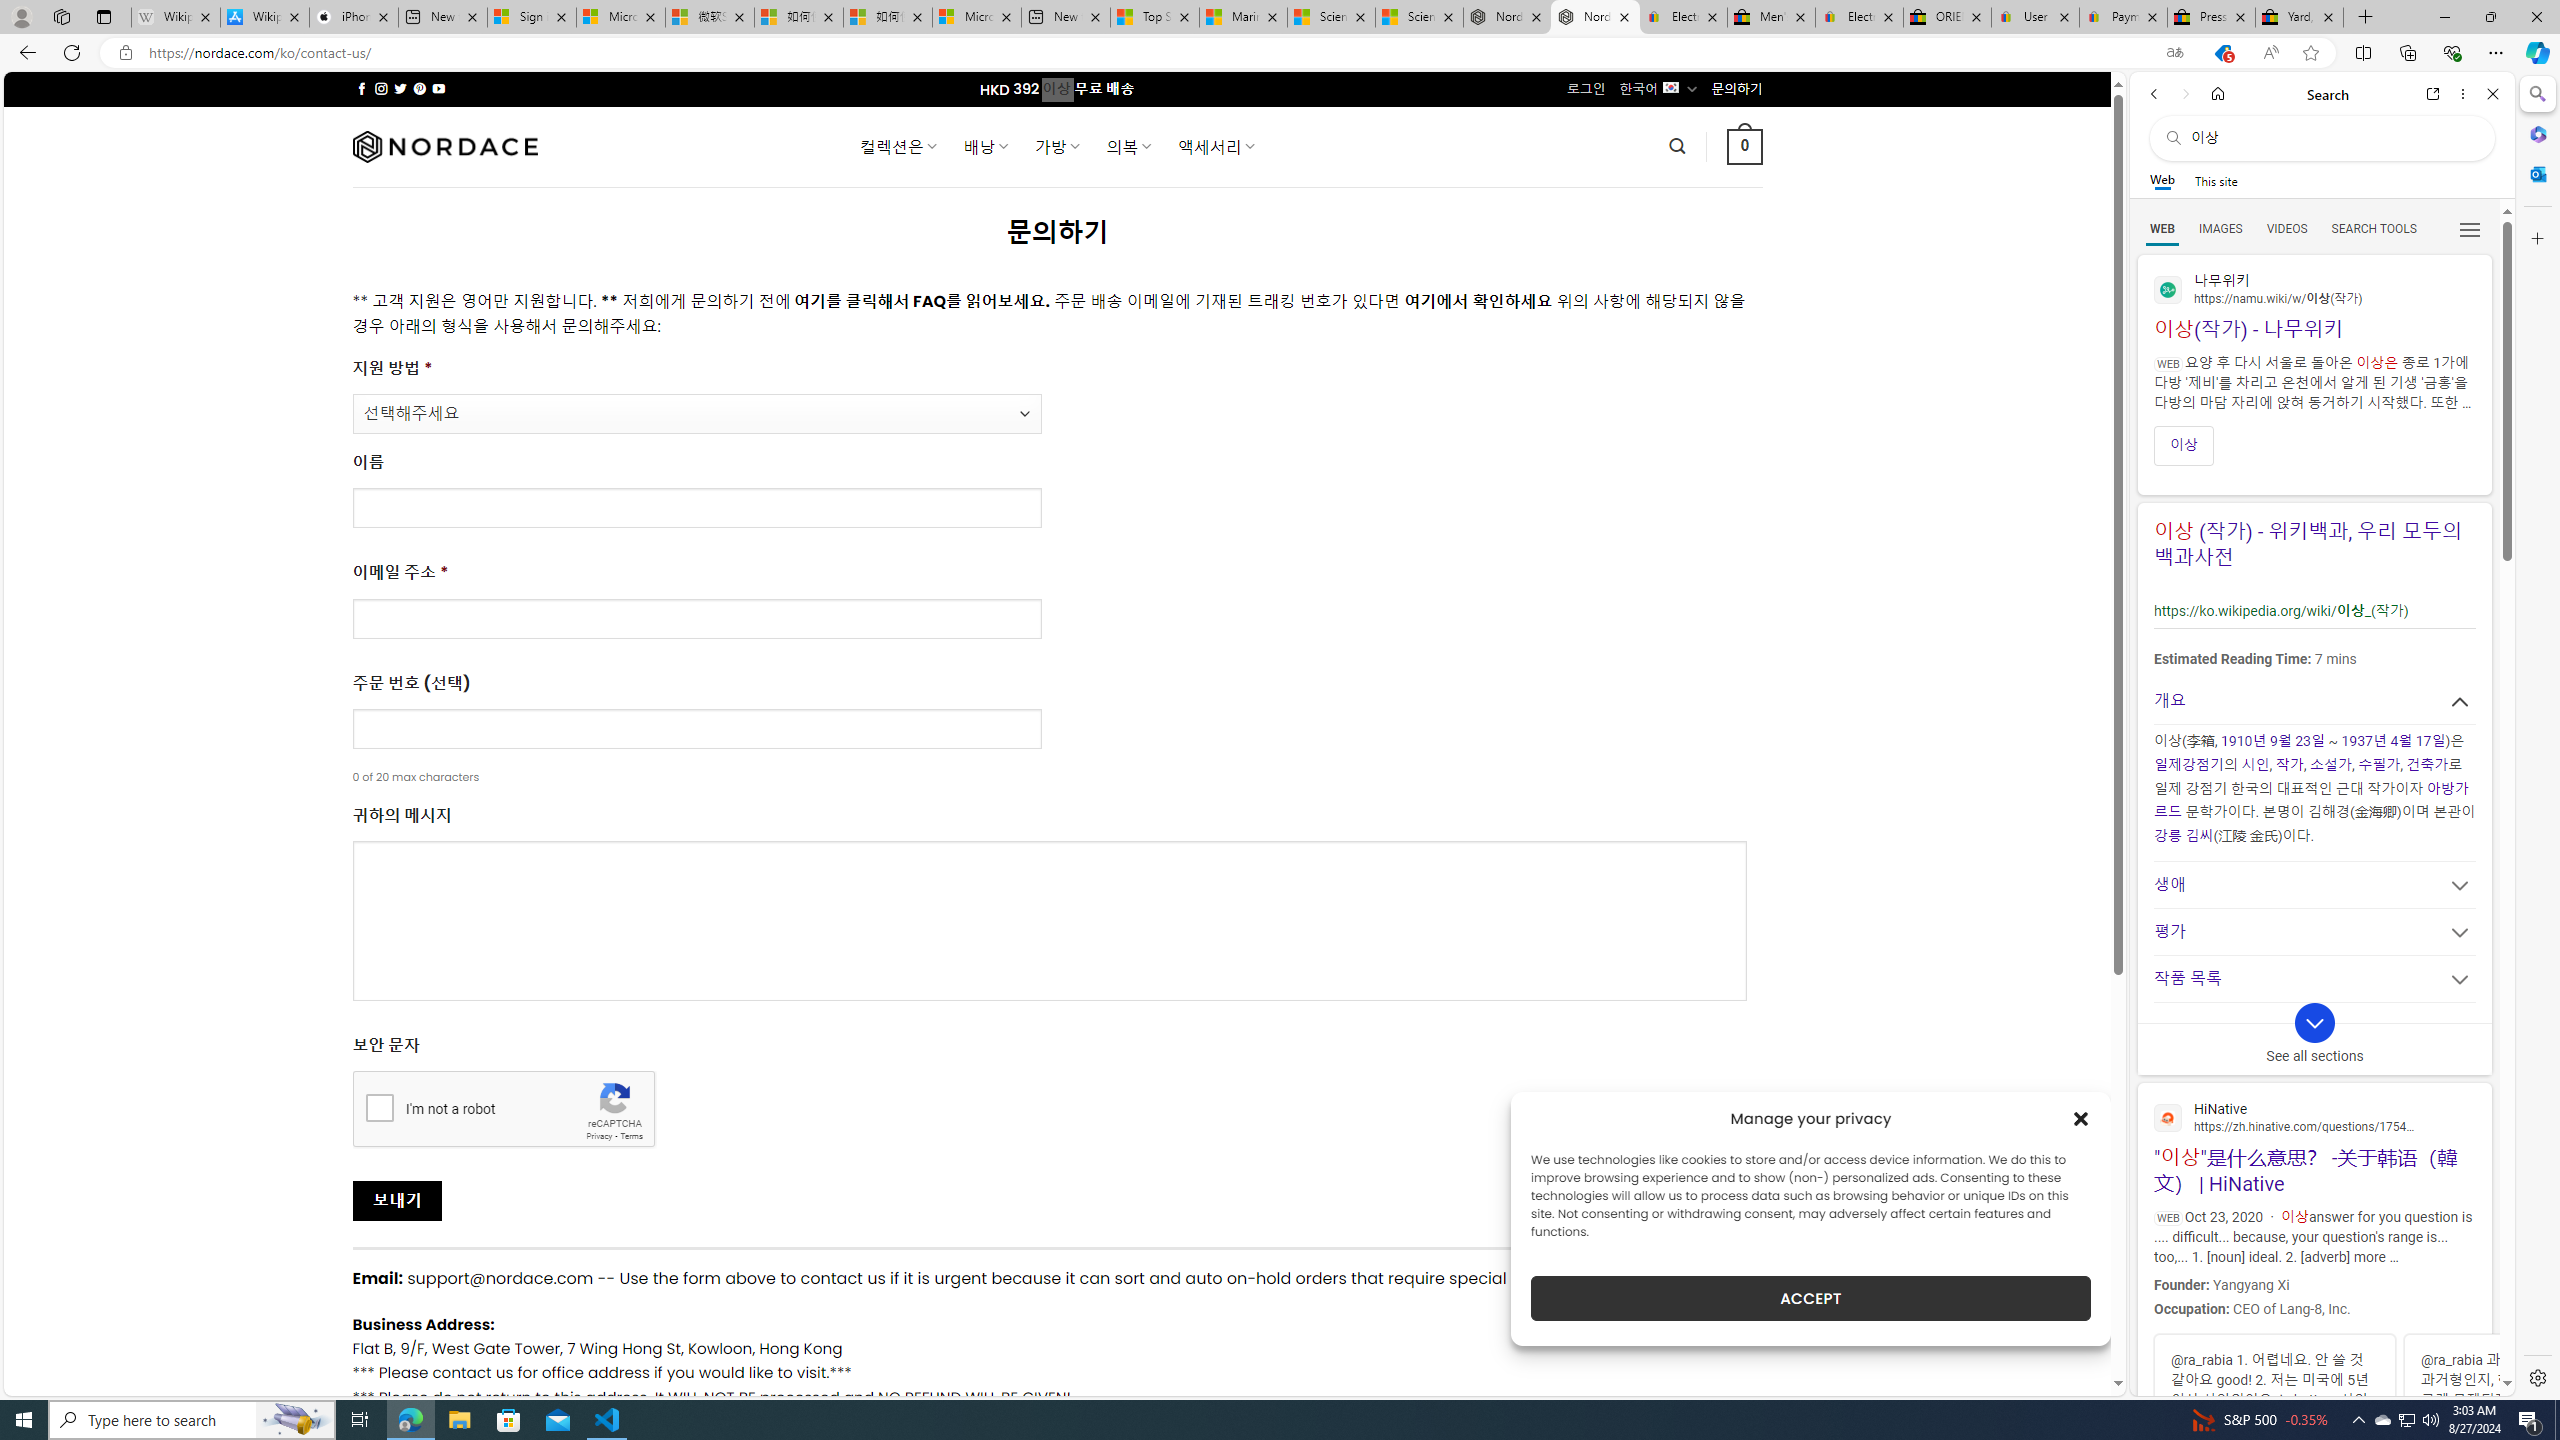 The height and width of the screenshot is (1440, 2560). What do you see at coordinates (2173, 53) in the screenshot?
I see `'Show translate options'` at bounding box center [2173, 53].